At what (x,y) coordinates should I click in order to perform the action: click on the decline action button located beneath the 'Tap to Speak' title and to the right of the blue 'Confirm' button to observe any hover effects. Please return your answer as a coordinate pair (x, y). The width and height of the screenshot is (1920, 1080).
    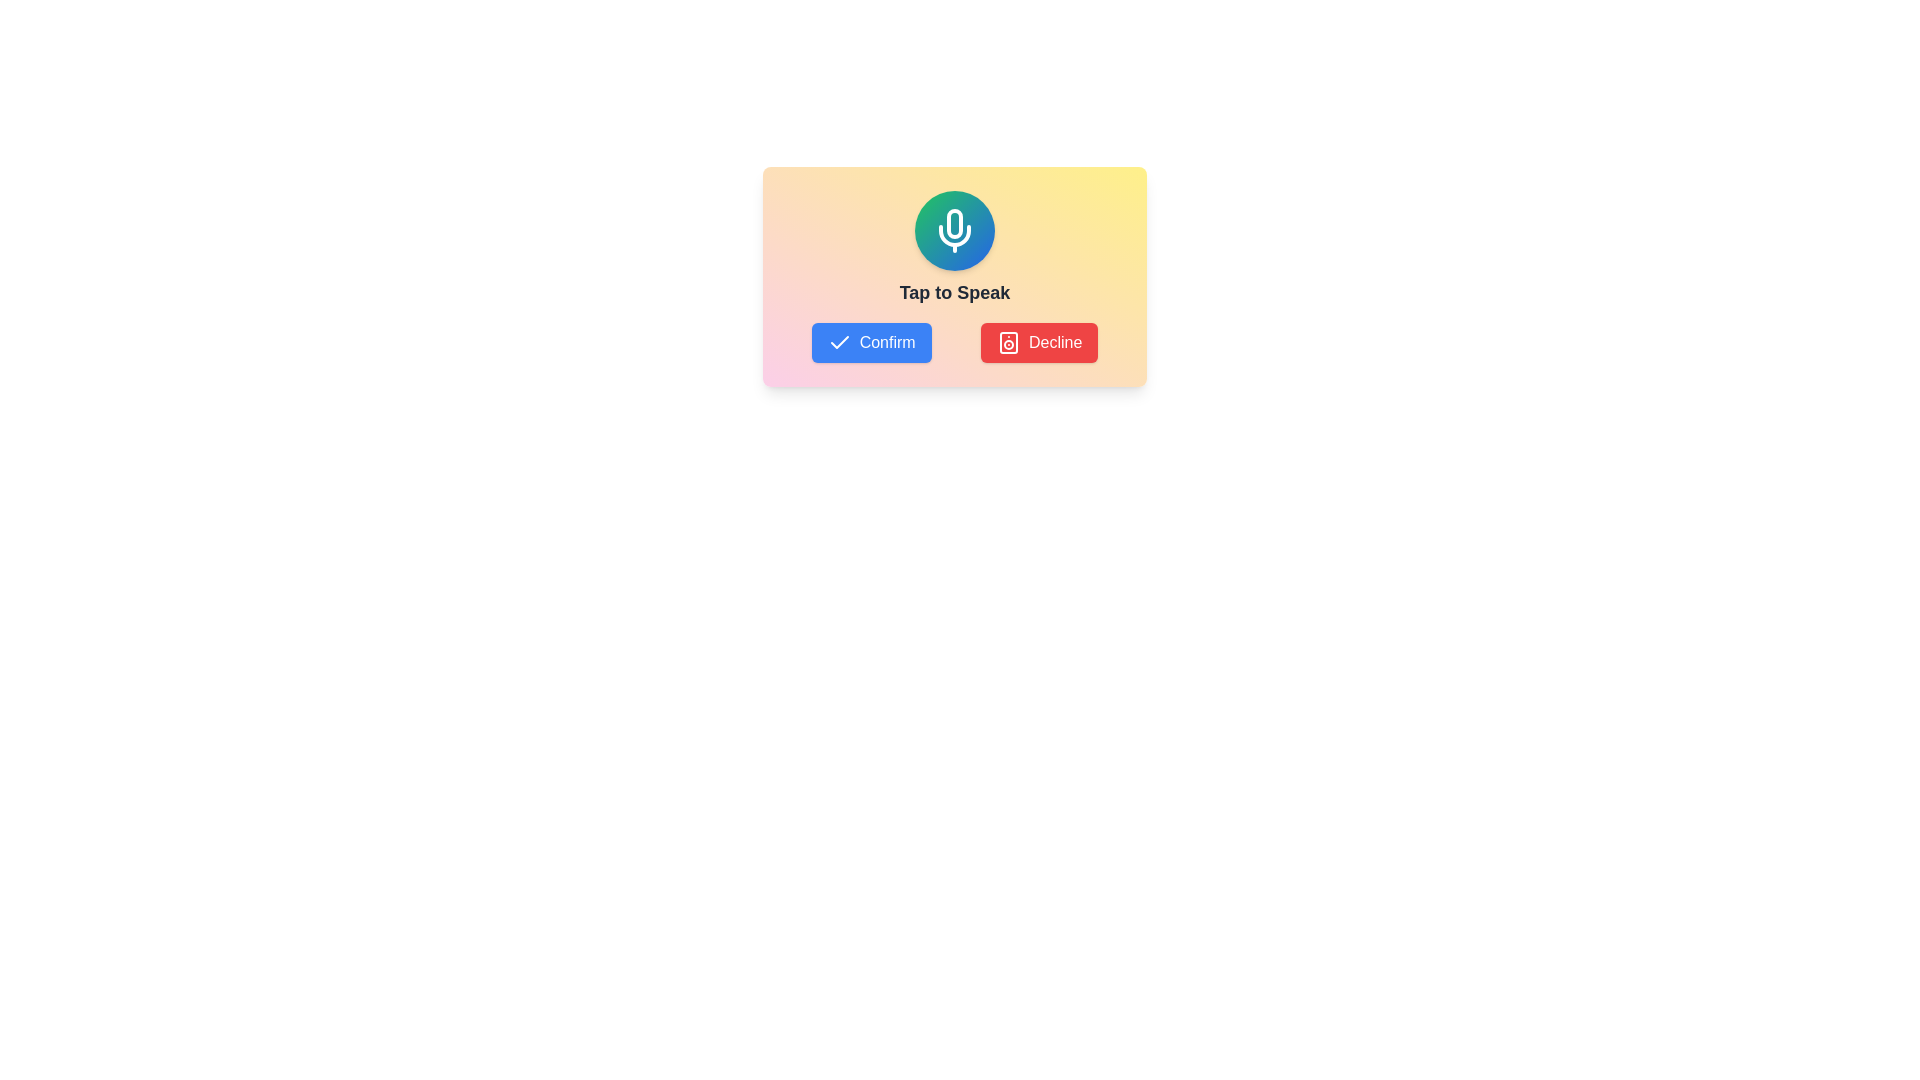
    Looking at the image, I should click on (1039, 342).